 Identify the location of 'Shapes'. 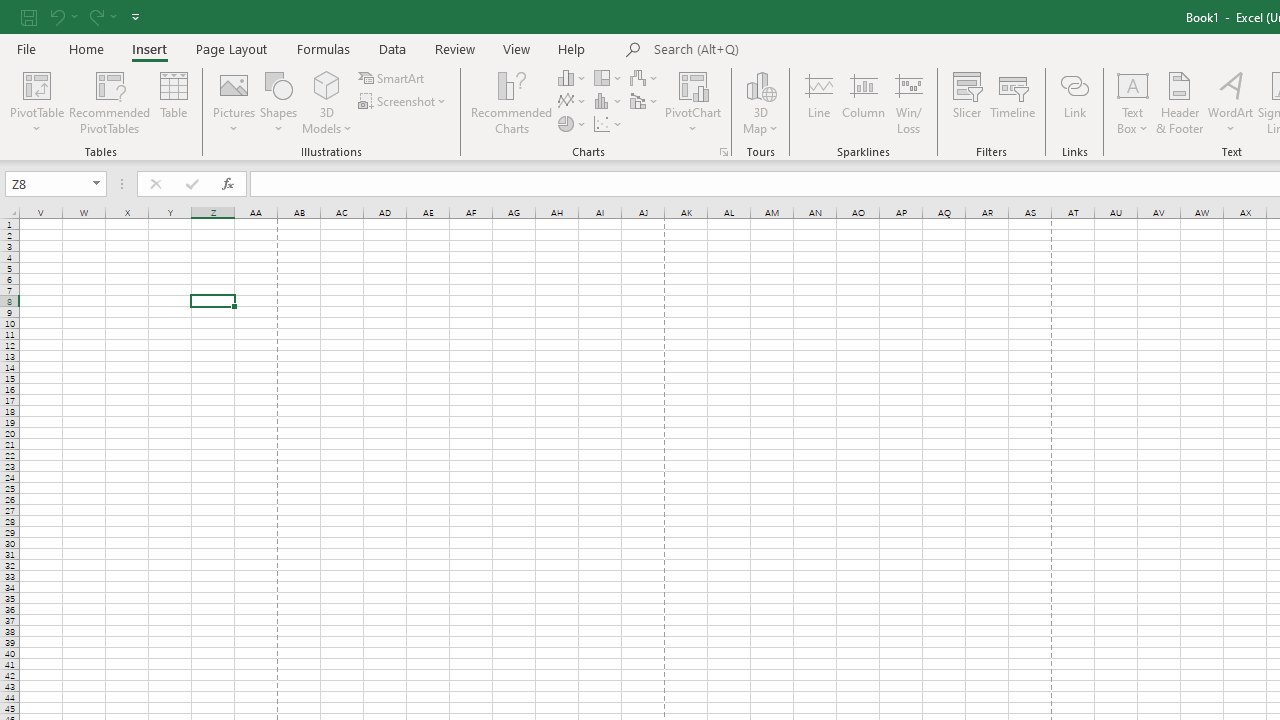
(278, 103).